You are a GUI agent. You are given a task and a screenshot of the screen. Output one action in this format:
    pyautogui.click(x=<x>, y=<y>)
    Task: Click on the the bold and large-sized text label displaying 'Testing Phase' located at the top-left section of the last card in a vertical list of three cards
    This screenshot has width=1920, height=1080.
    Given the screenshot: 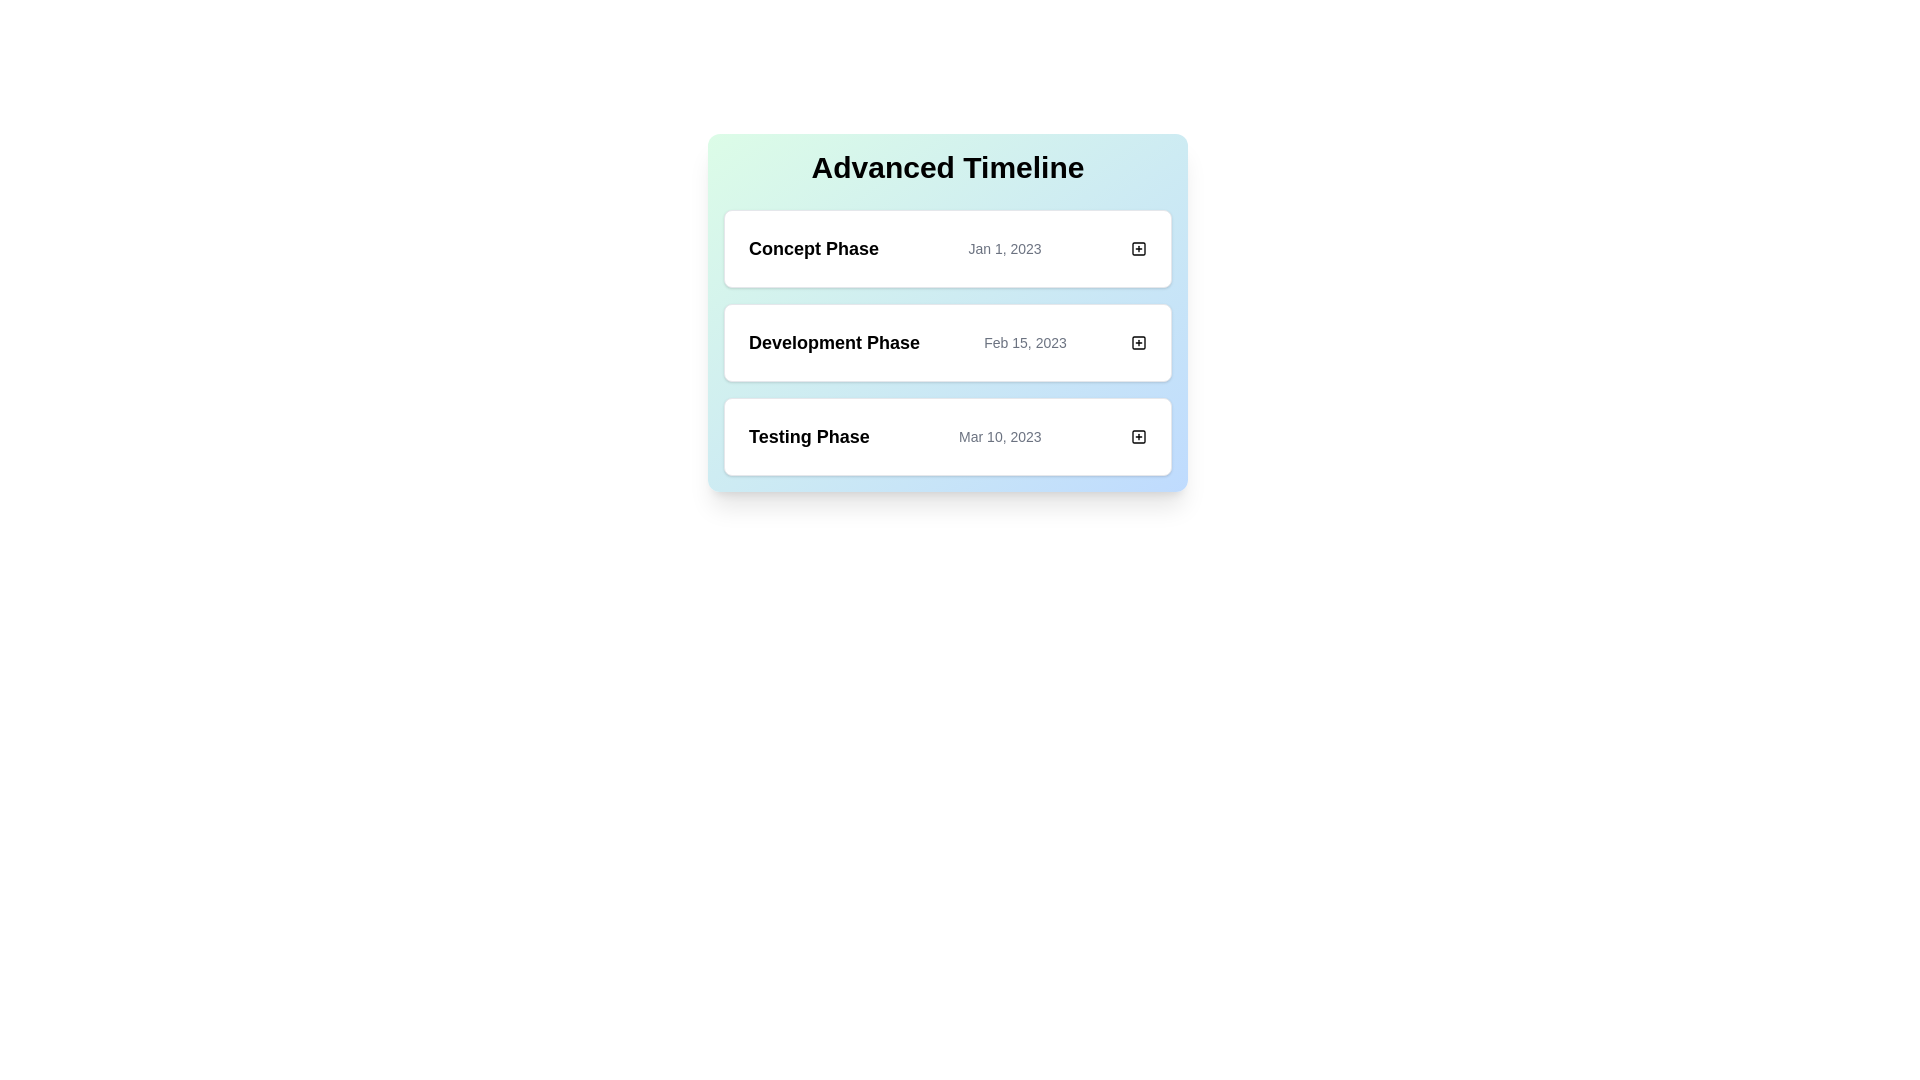 What is the action you would take?
    pyautogui.click(x=809, y=435)
    